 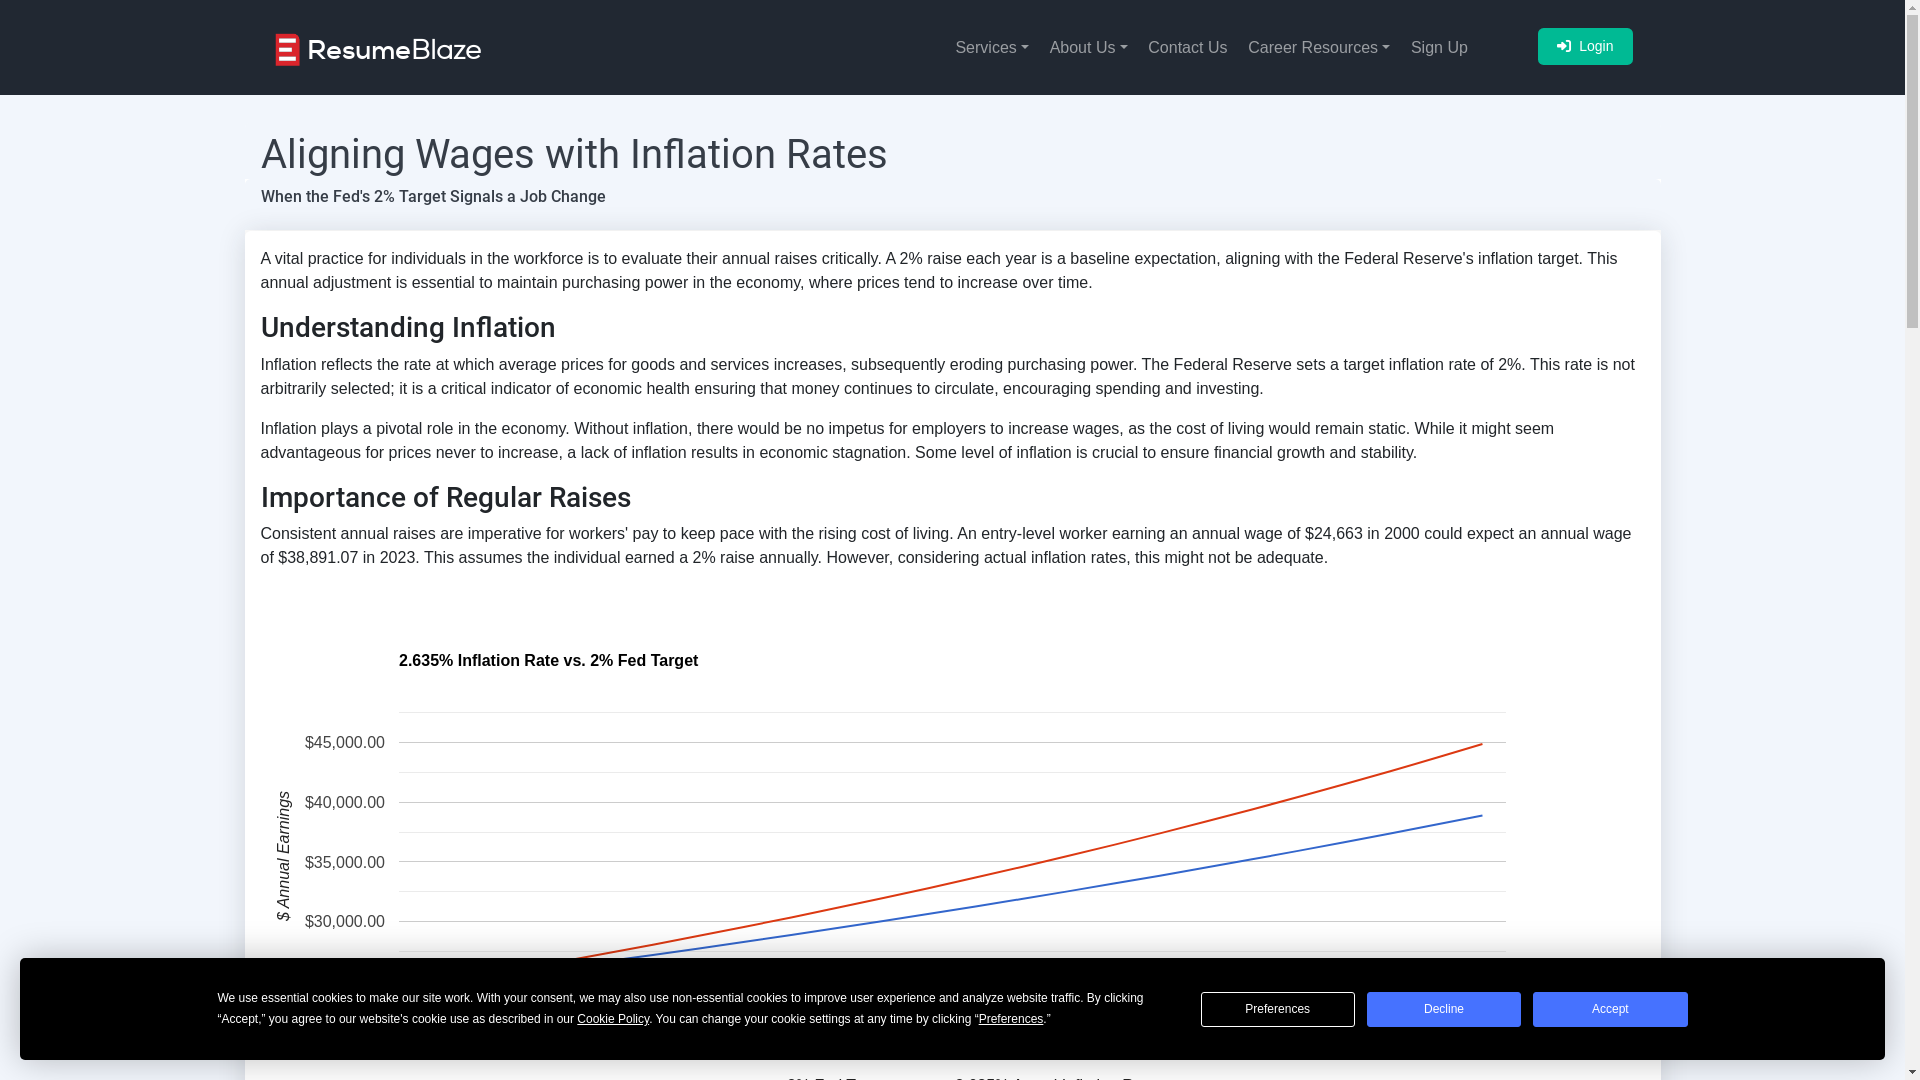 What do you see at coordinates (1227, 46) in the screenshot?
I see `'Career Resources'` at bounding box center [1227, 46].